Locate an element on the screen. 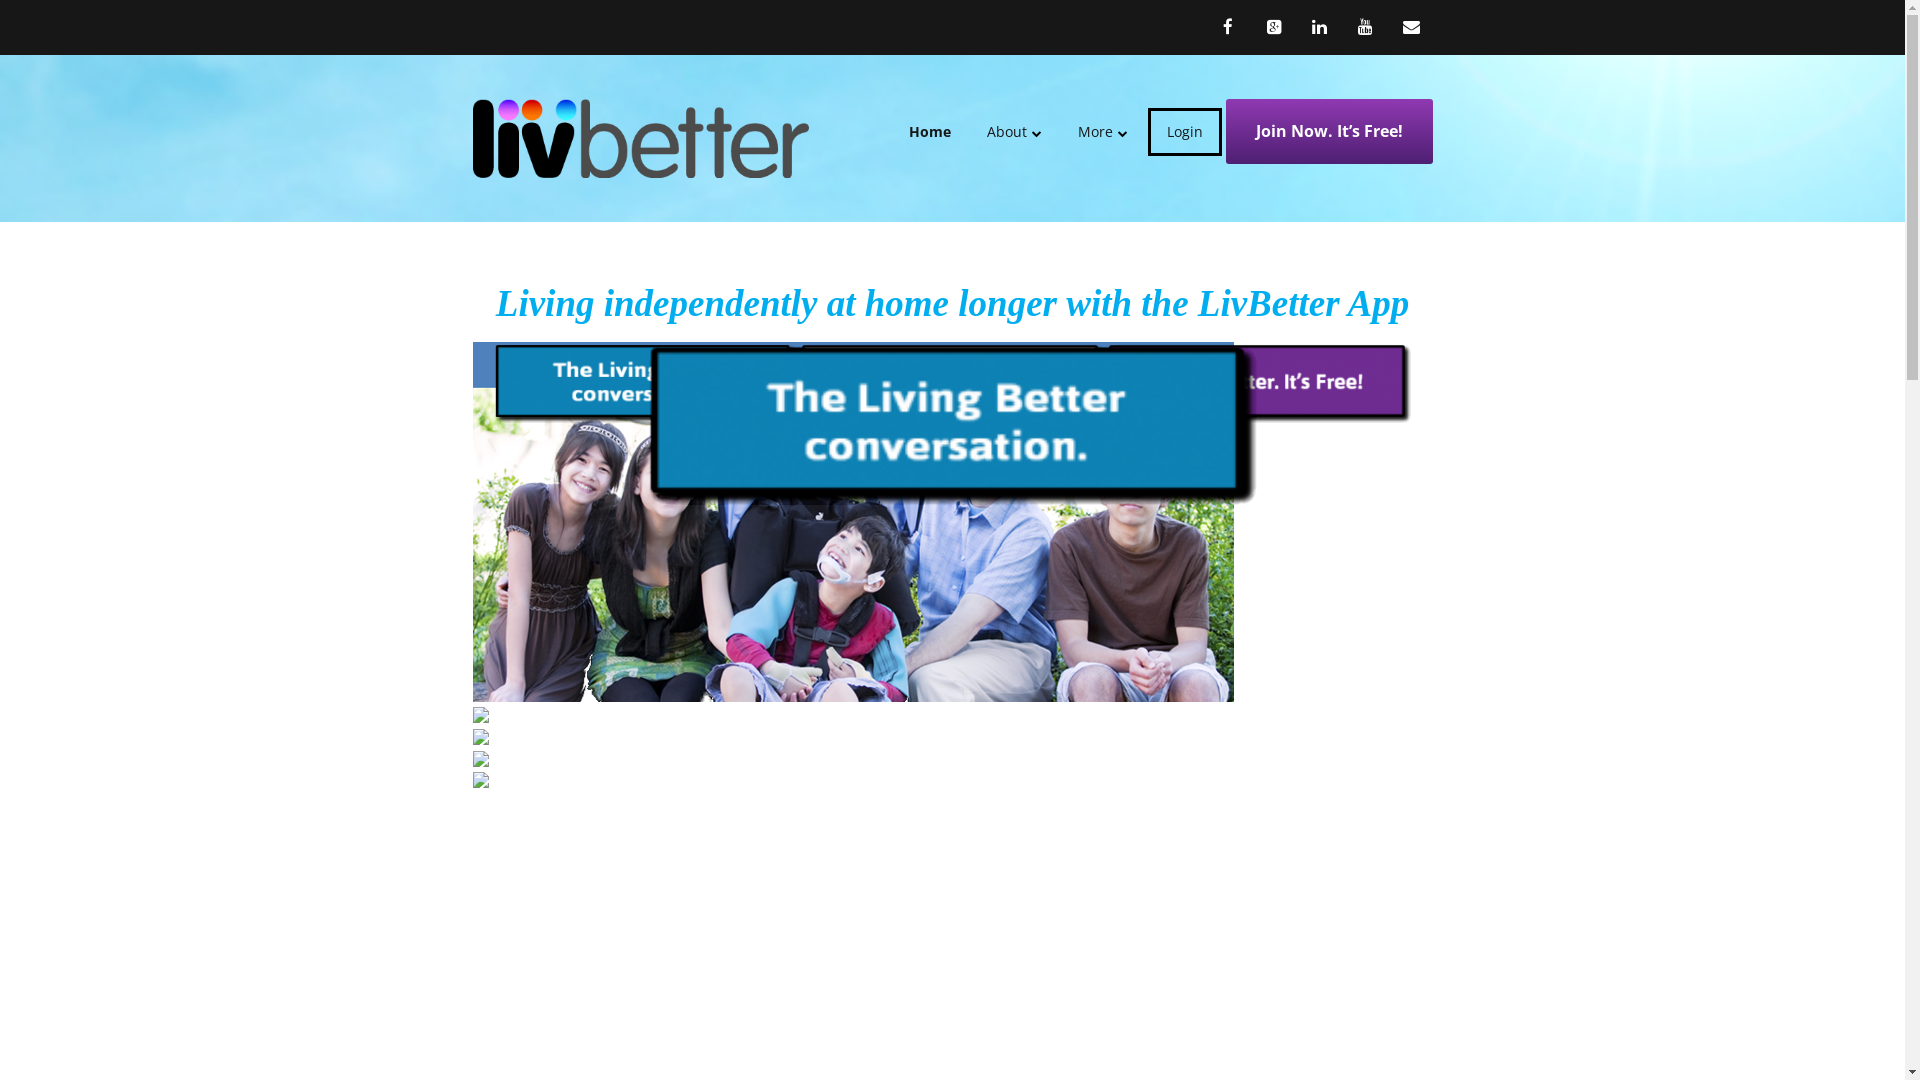 This screenshot has width=1920, height=1080. 'Facebook' is located at coordinates (1232, 27).